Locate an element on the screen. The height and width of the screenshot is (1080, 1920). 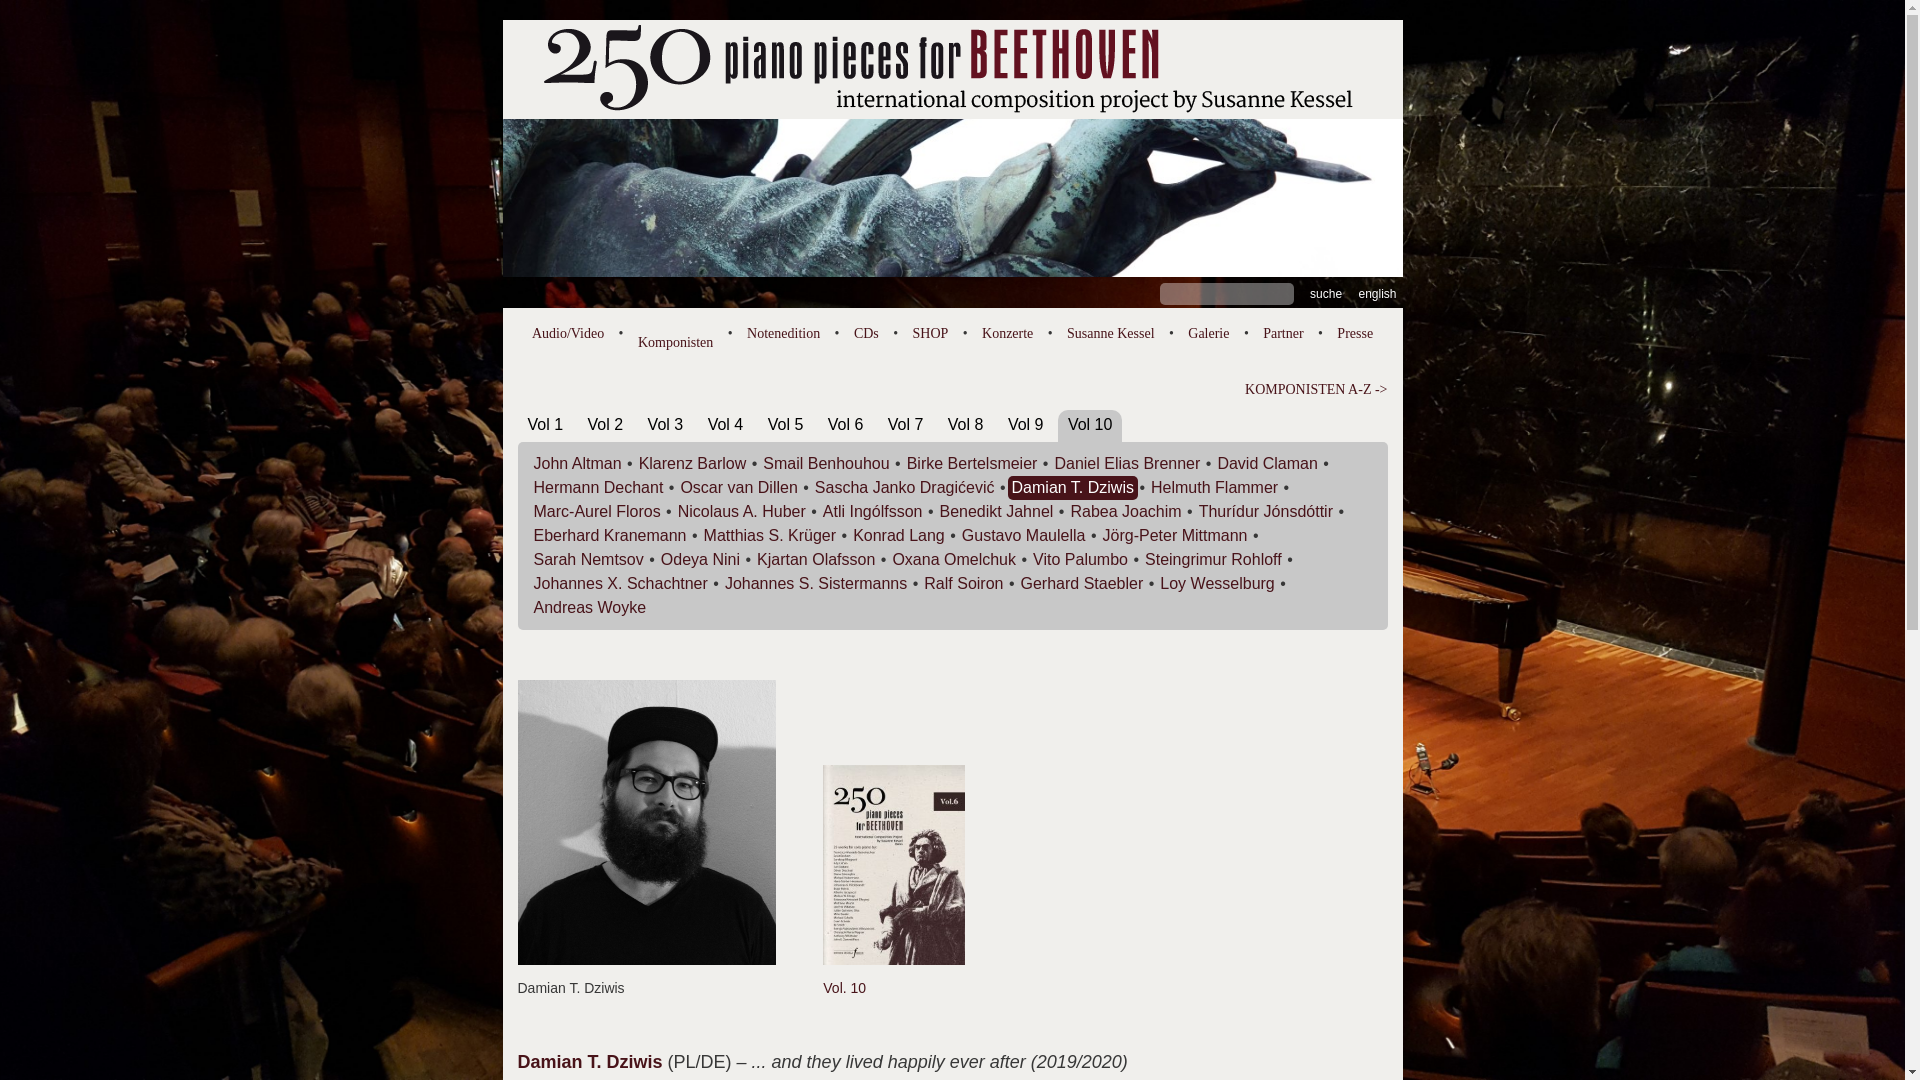
'Kjartan Olafsson' is located at coordinates (816, 559).